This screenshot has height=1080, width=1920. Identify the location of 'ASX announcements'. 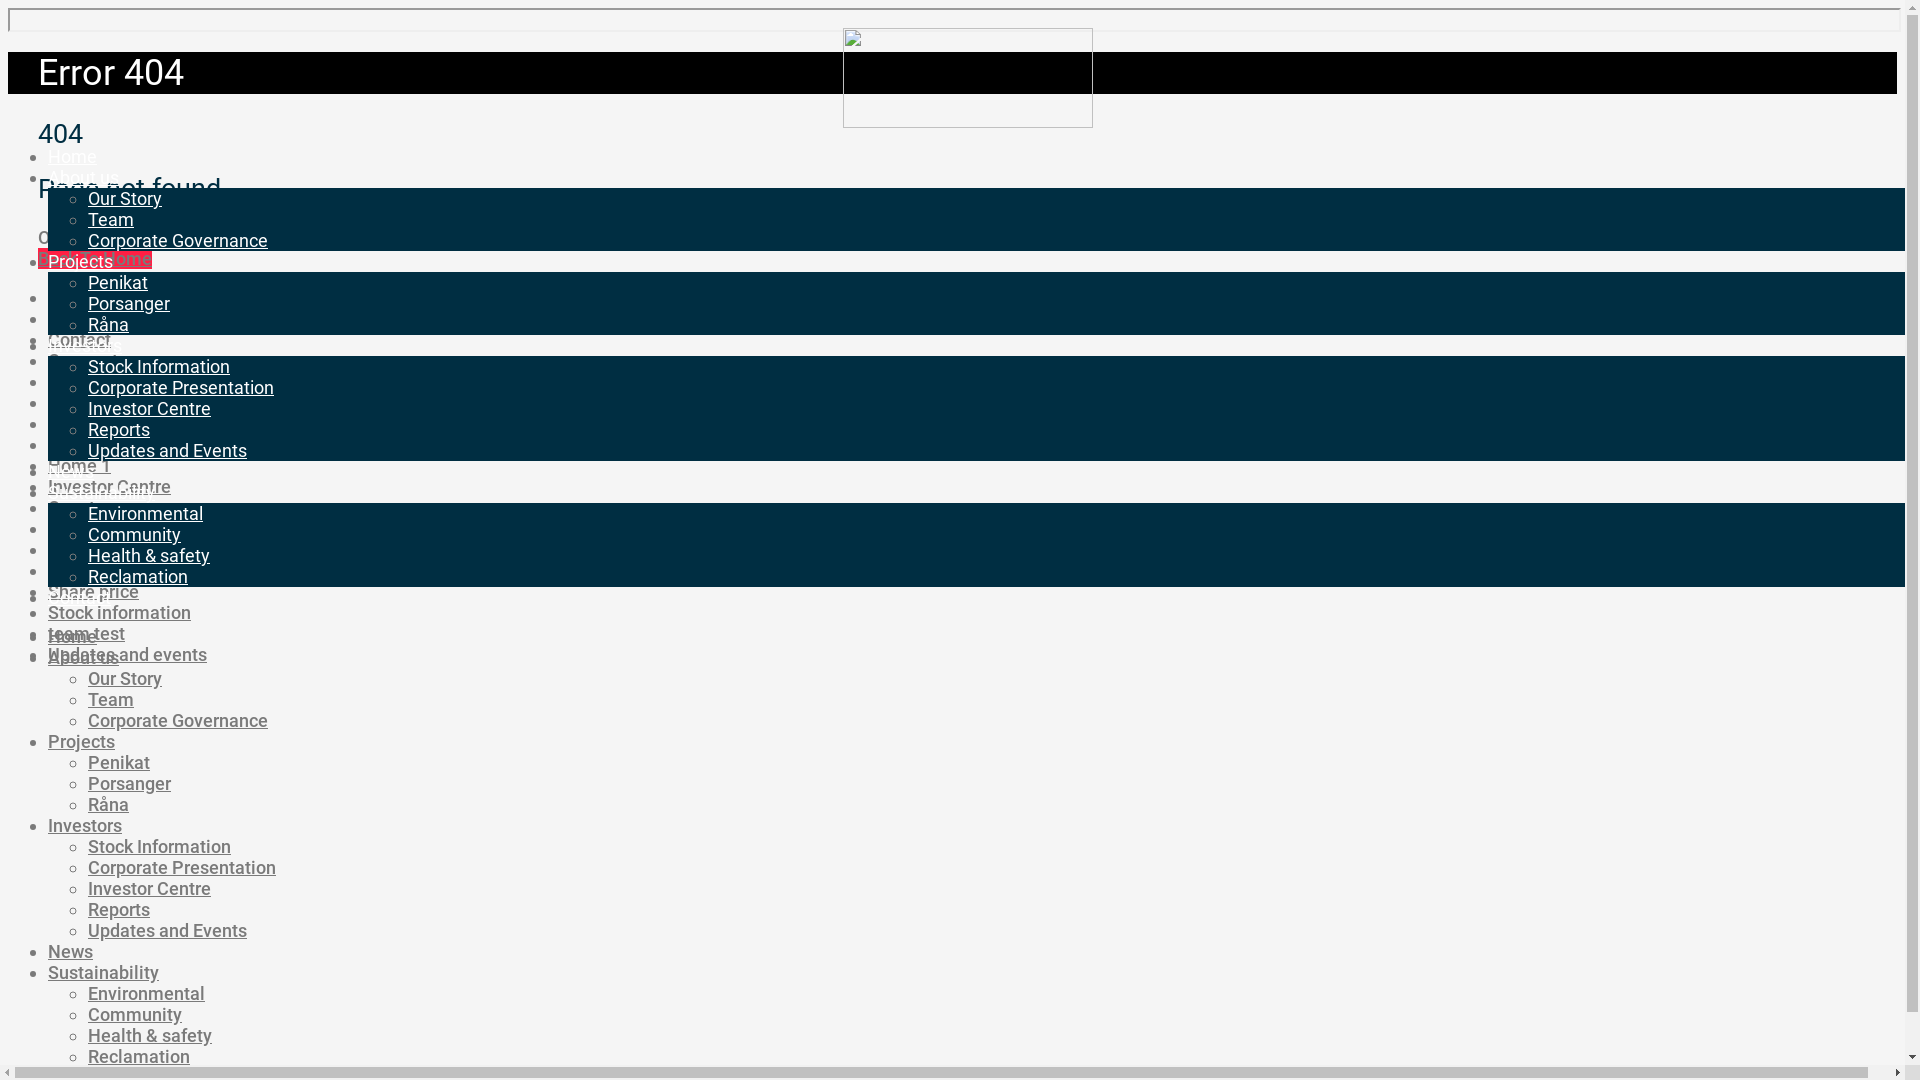
(131, 297).